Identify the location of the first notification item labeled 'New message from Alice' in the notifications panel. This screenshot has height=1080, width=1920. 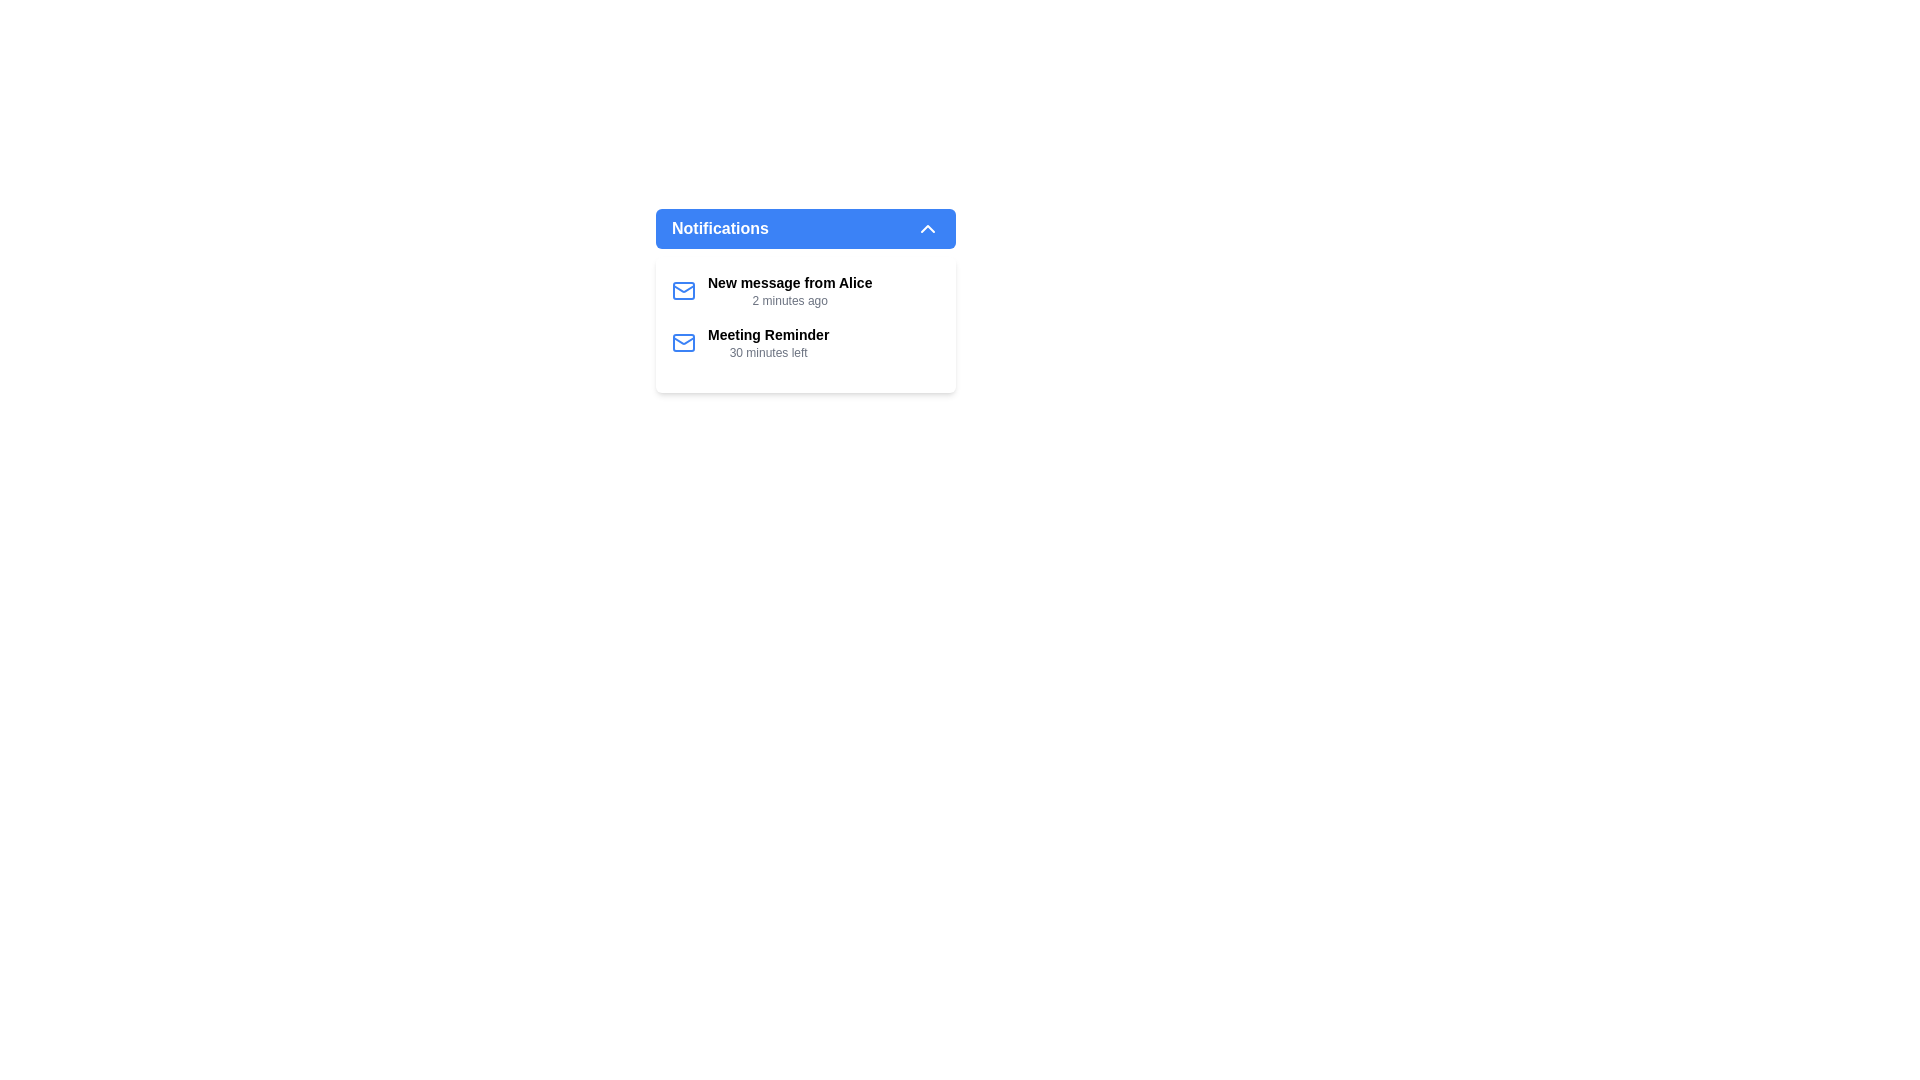
(806, 290).